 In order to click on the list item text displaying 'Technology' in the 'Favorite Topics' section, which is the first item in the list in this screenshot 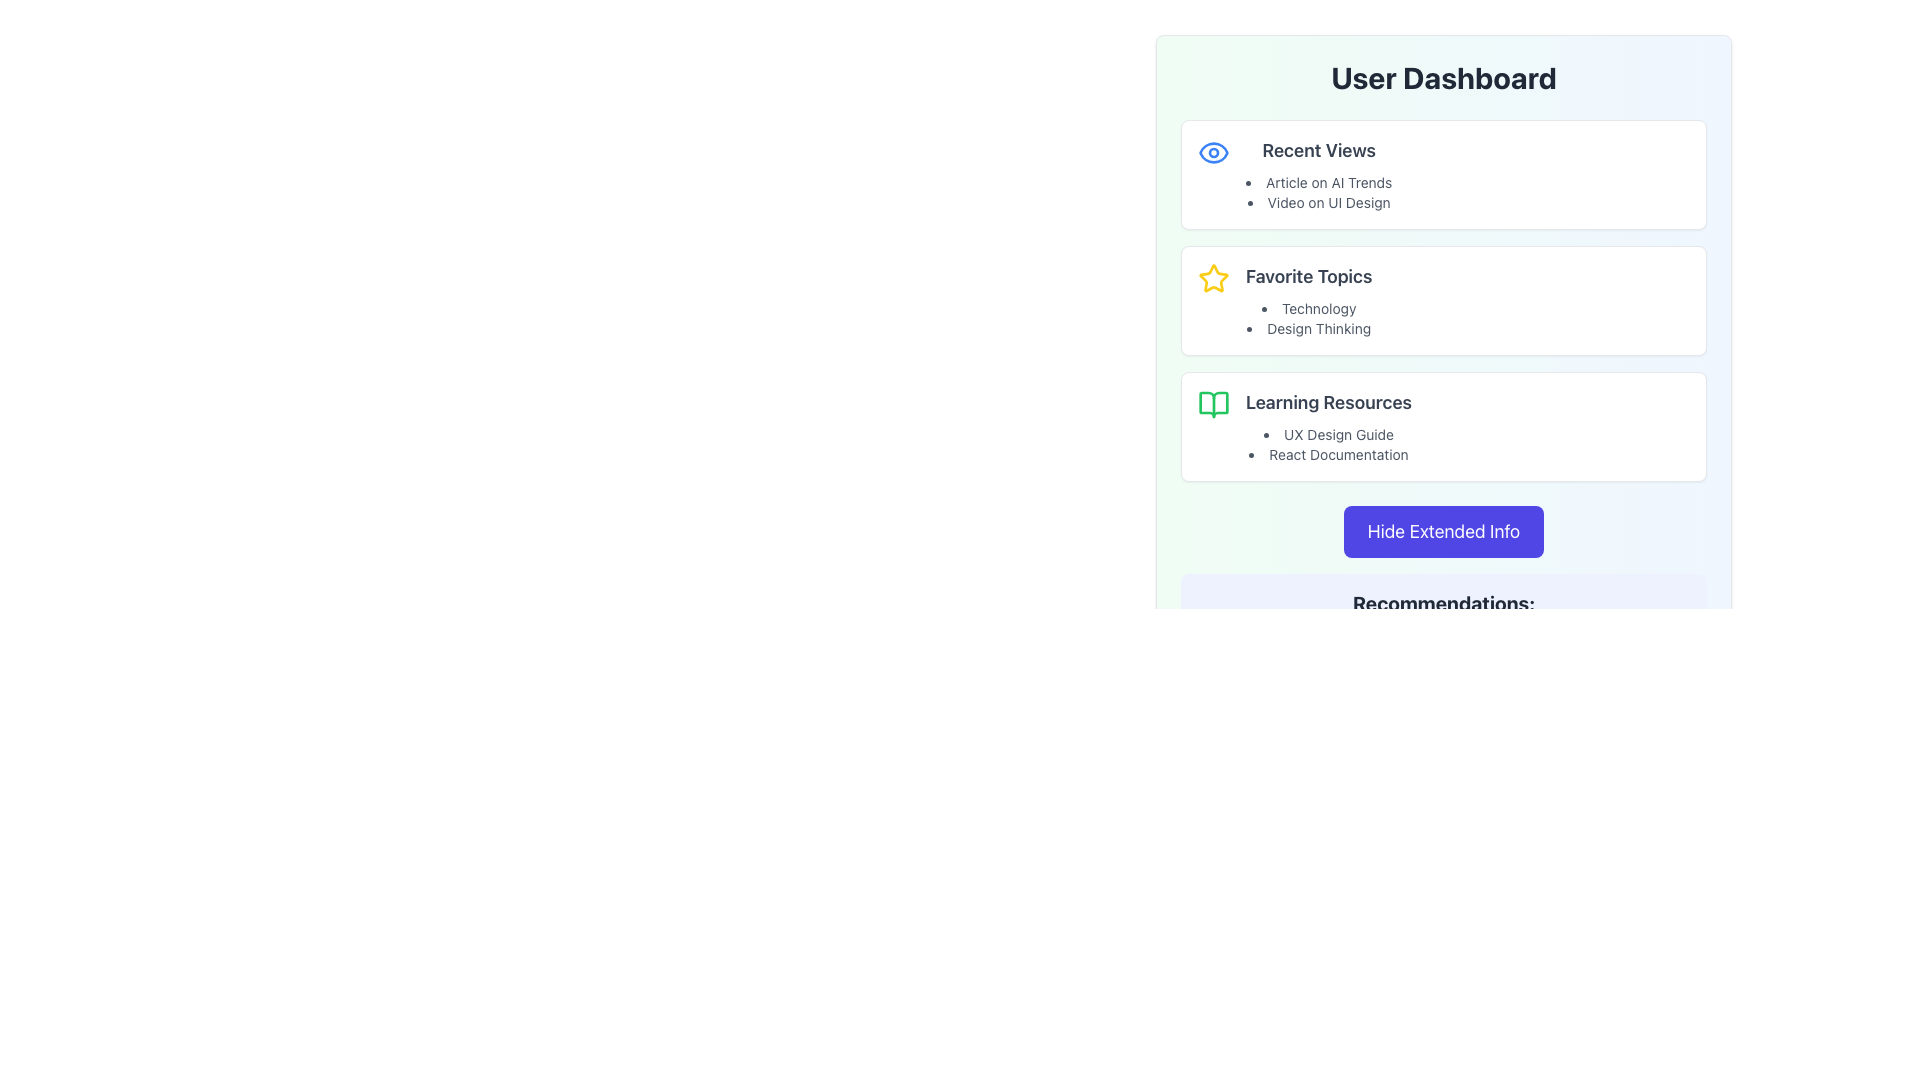, I will do `click(1309, 308)`.